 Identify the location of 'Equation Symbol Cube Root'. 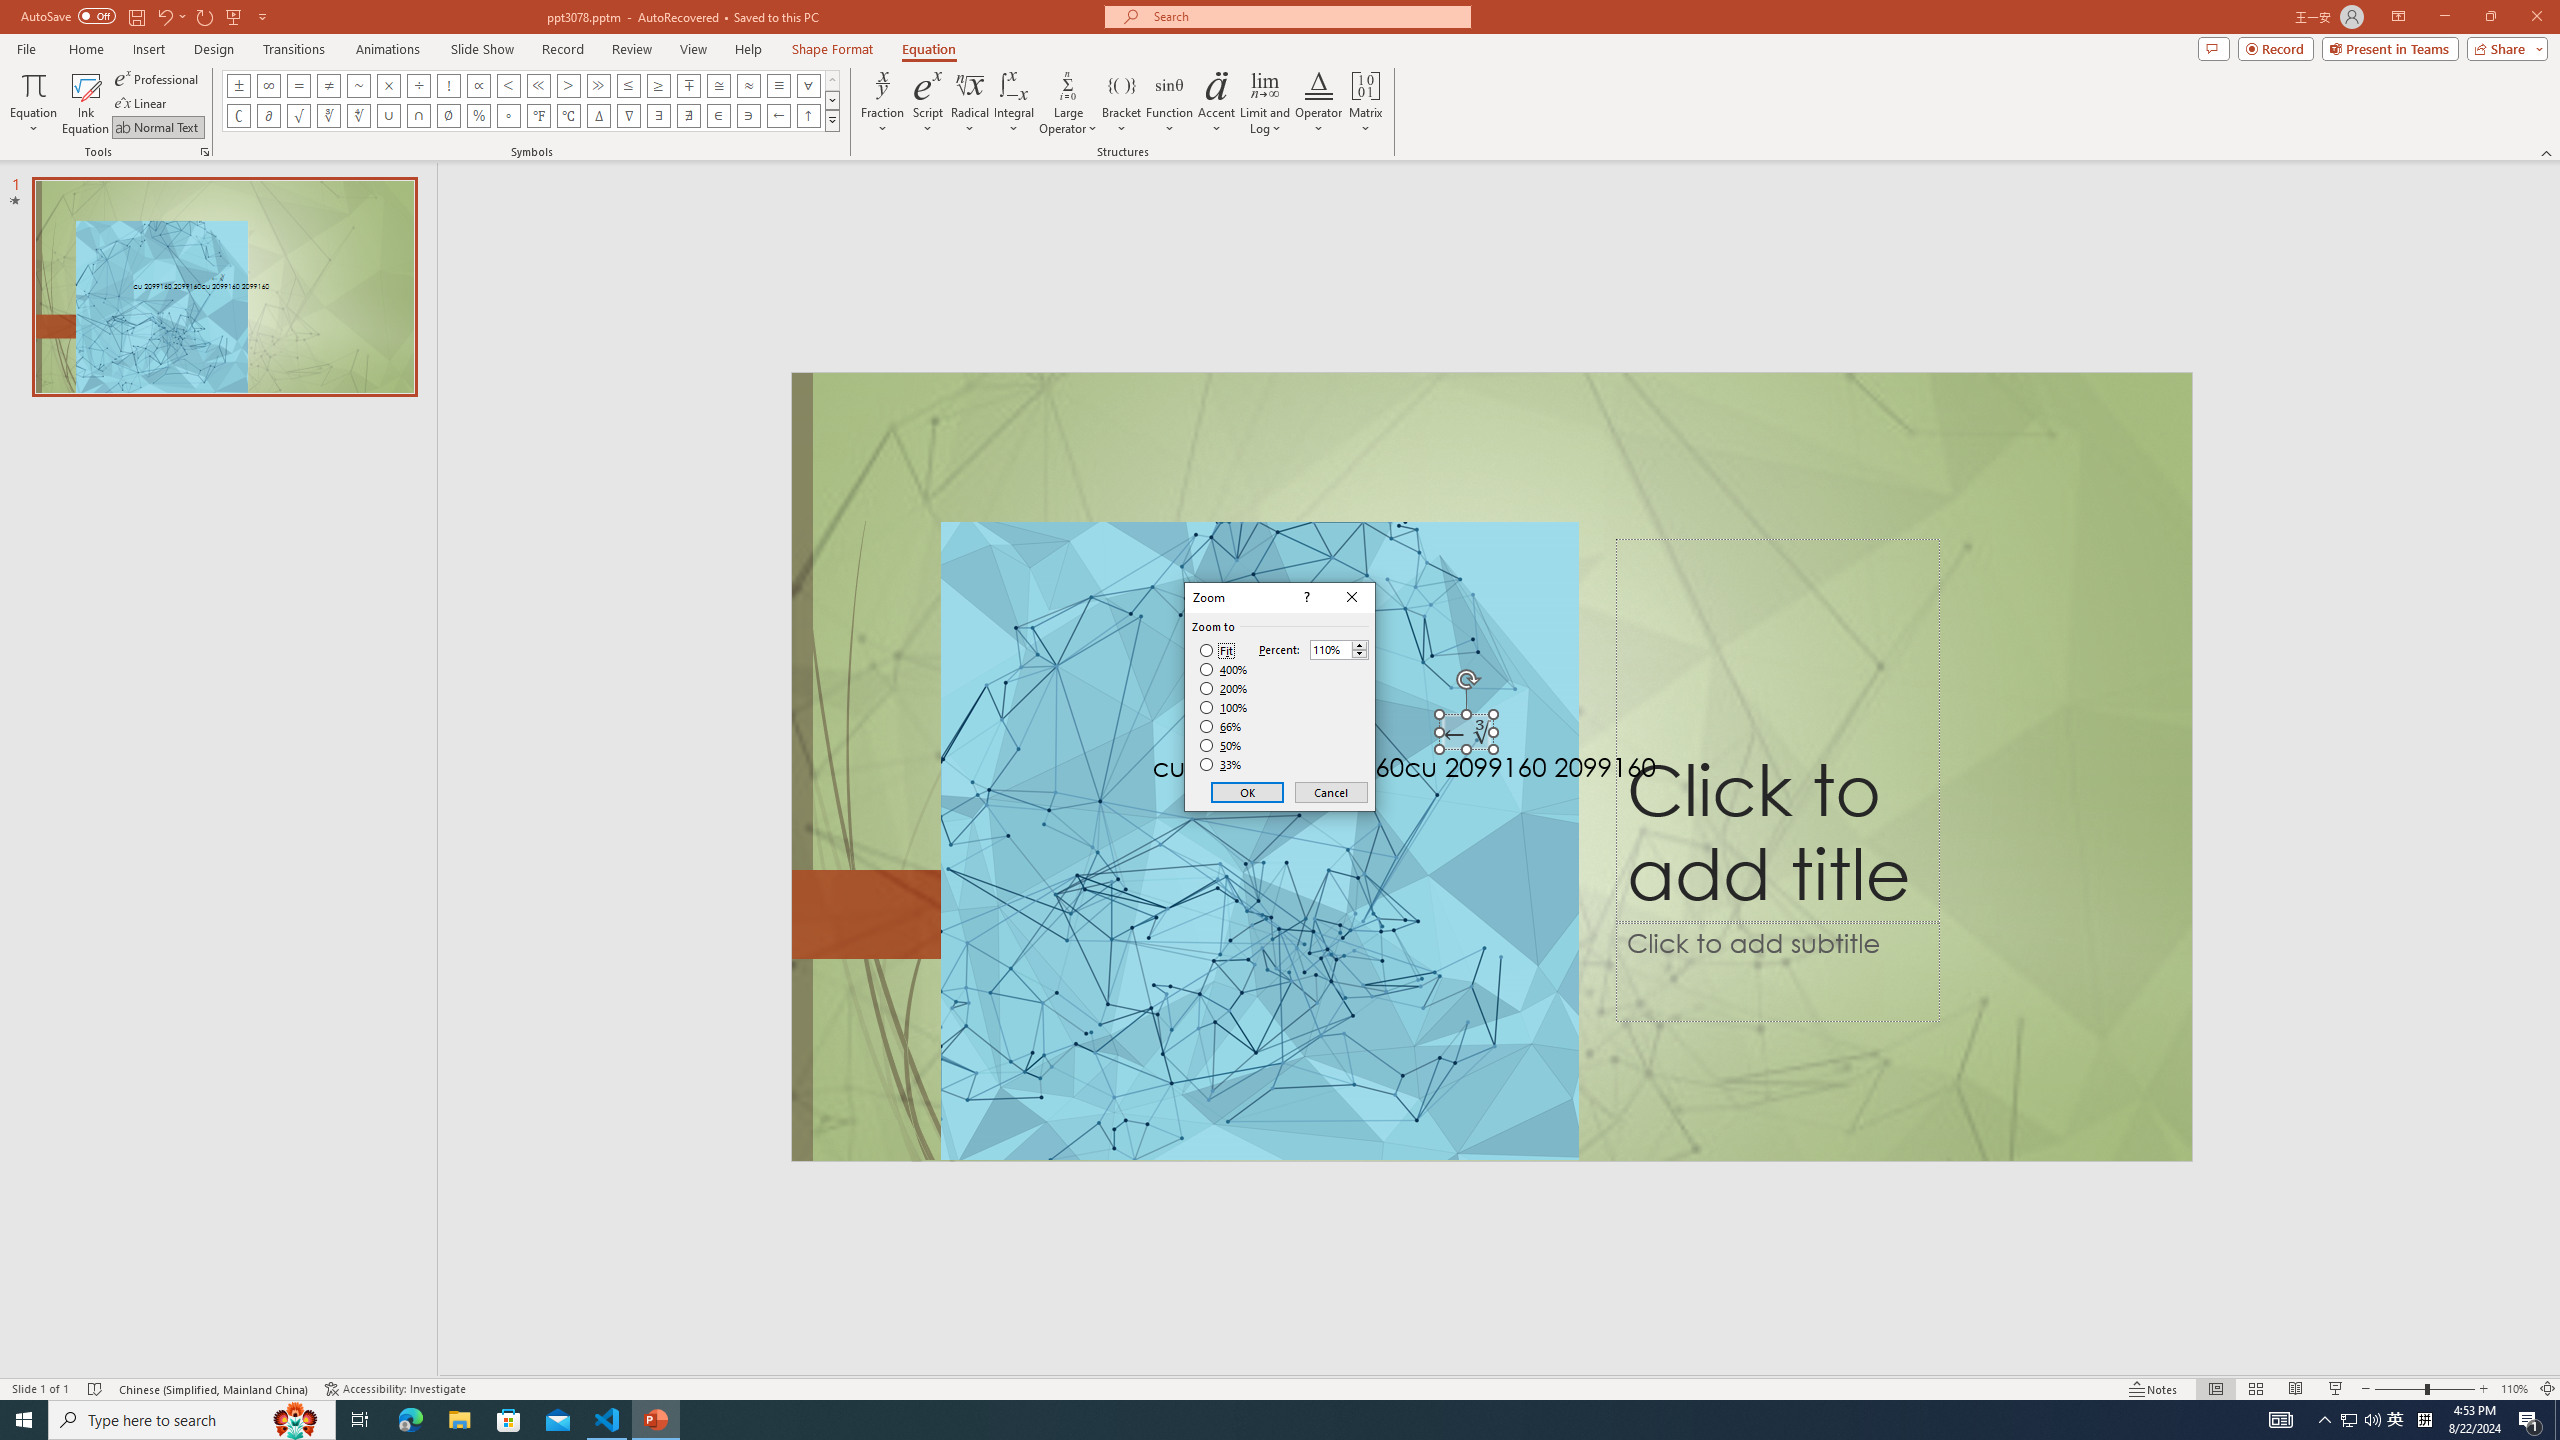
(327, 114).